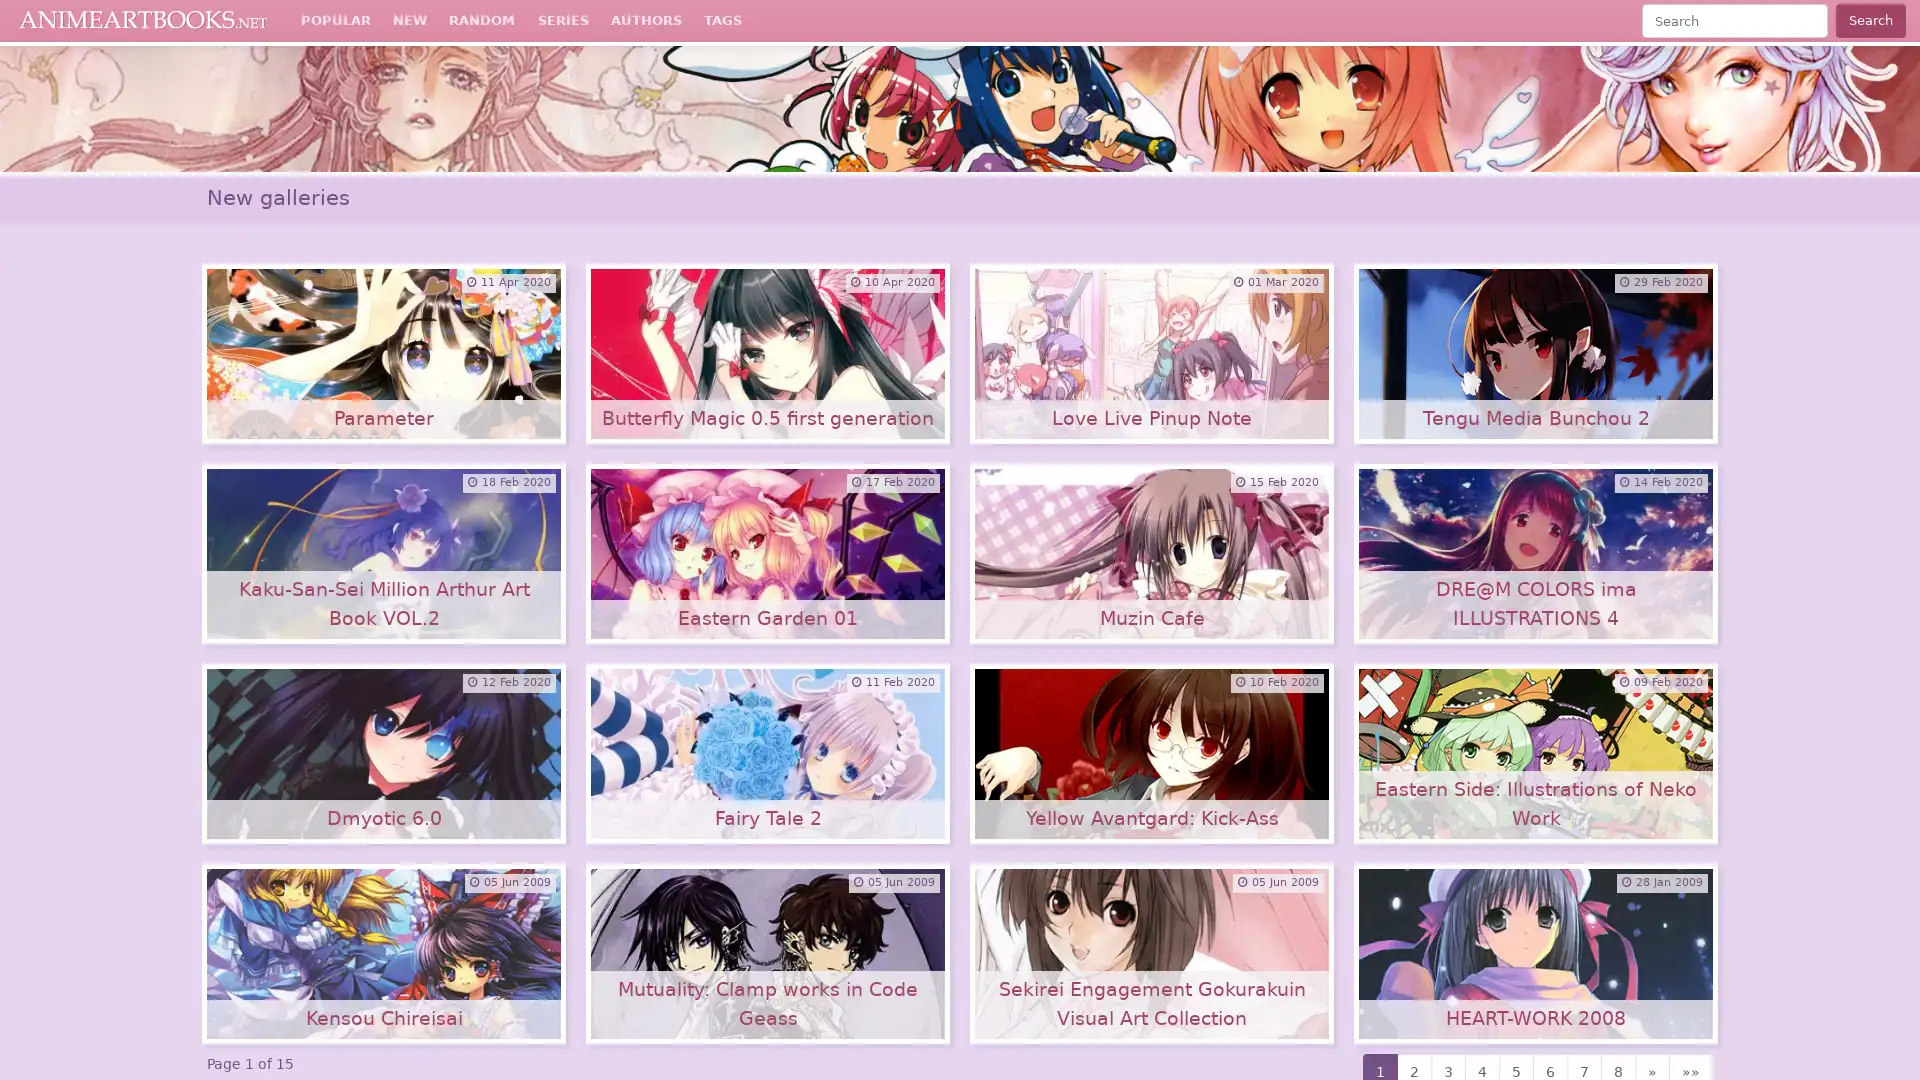 The width and height of the screenshot is (1920, 1080). What do you see at coordinates (1869, 20) in the screenshot?
I see `Search` at bounding box center [1869, 20].